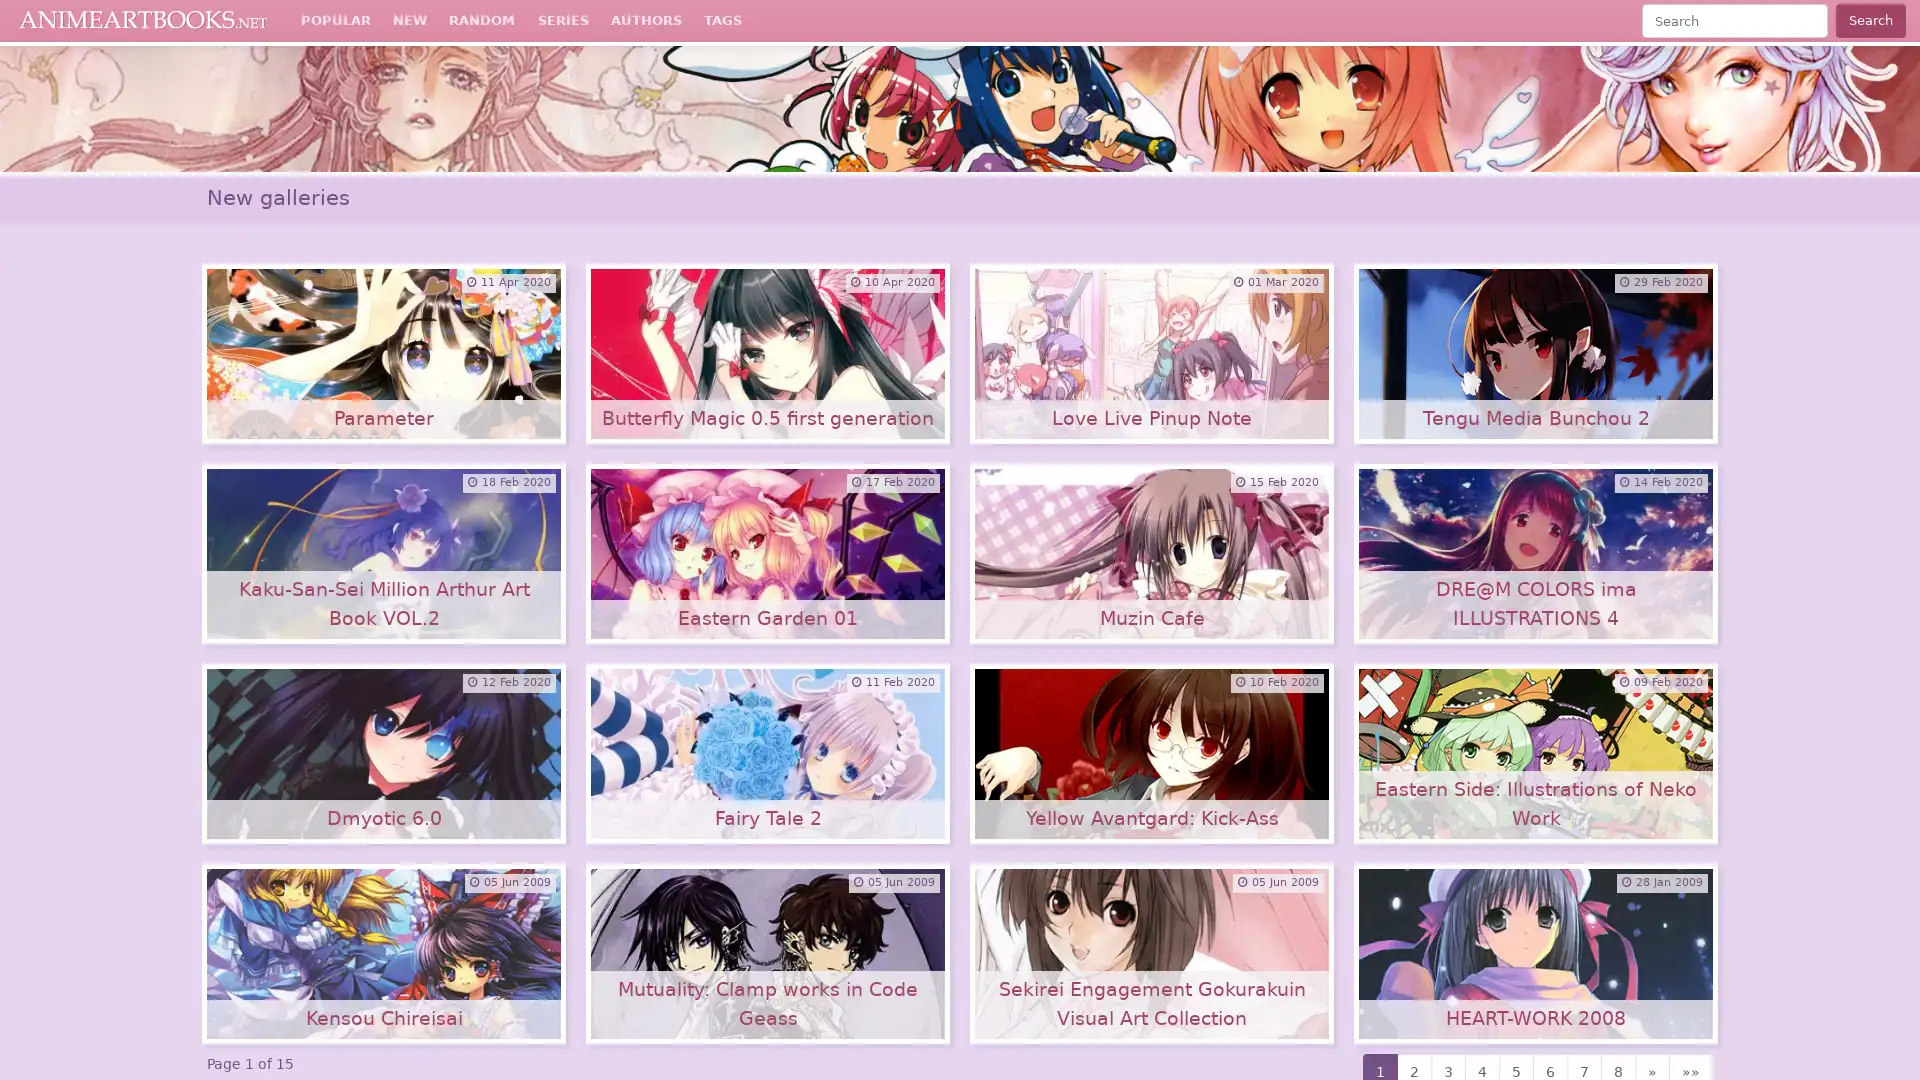 The width and height of the screenshot is (1920, 1080). What do you see at coordinates (1869, 20) in the screenshot?
I see `Search` at bounding box center [1869, 20].